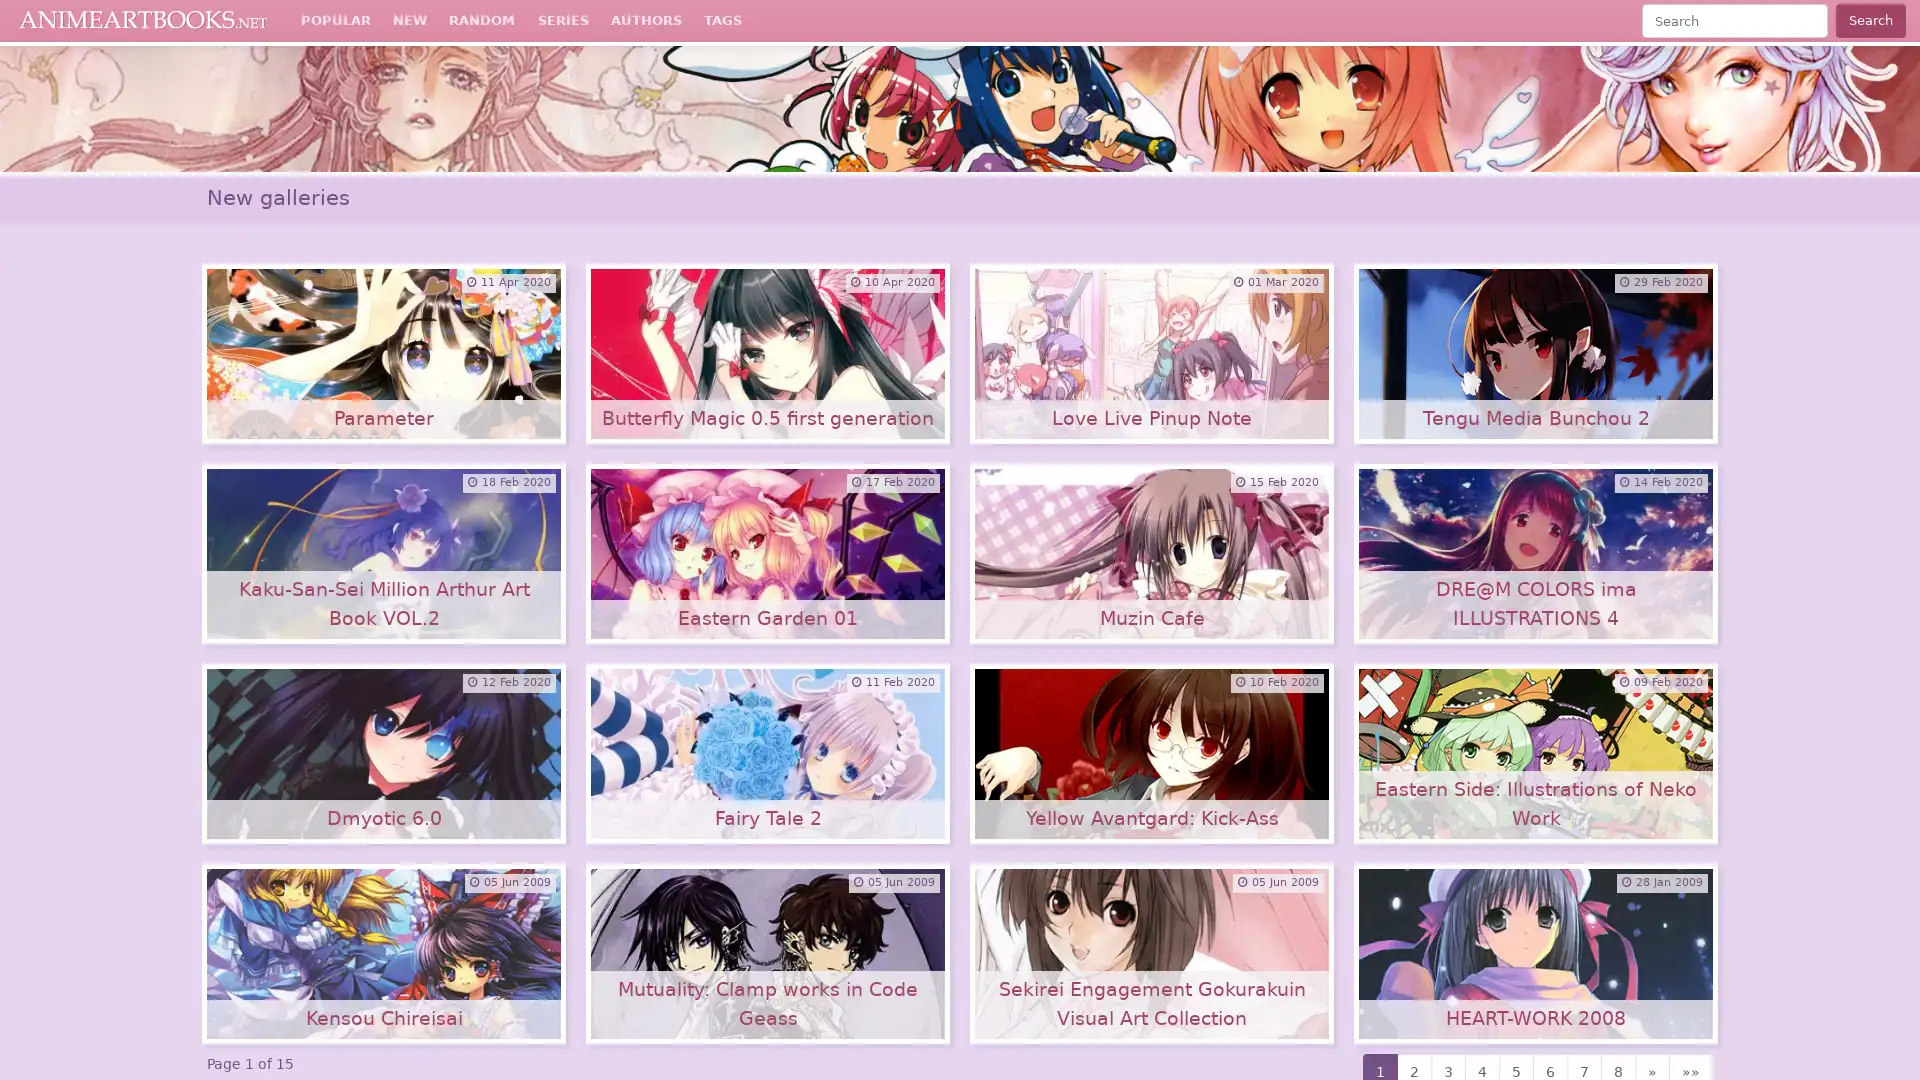 The width and height of the screenshot is (1920, 1080). What do you see at coordinates (1869, 20) in the screenshot?
I see `Search` at bounding box center [1869, 20].